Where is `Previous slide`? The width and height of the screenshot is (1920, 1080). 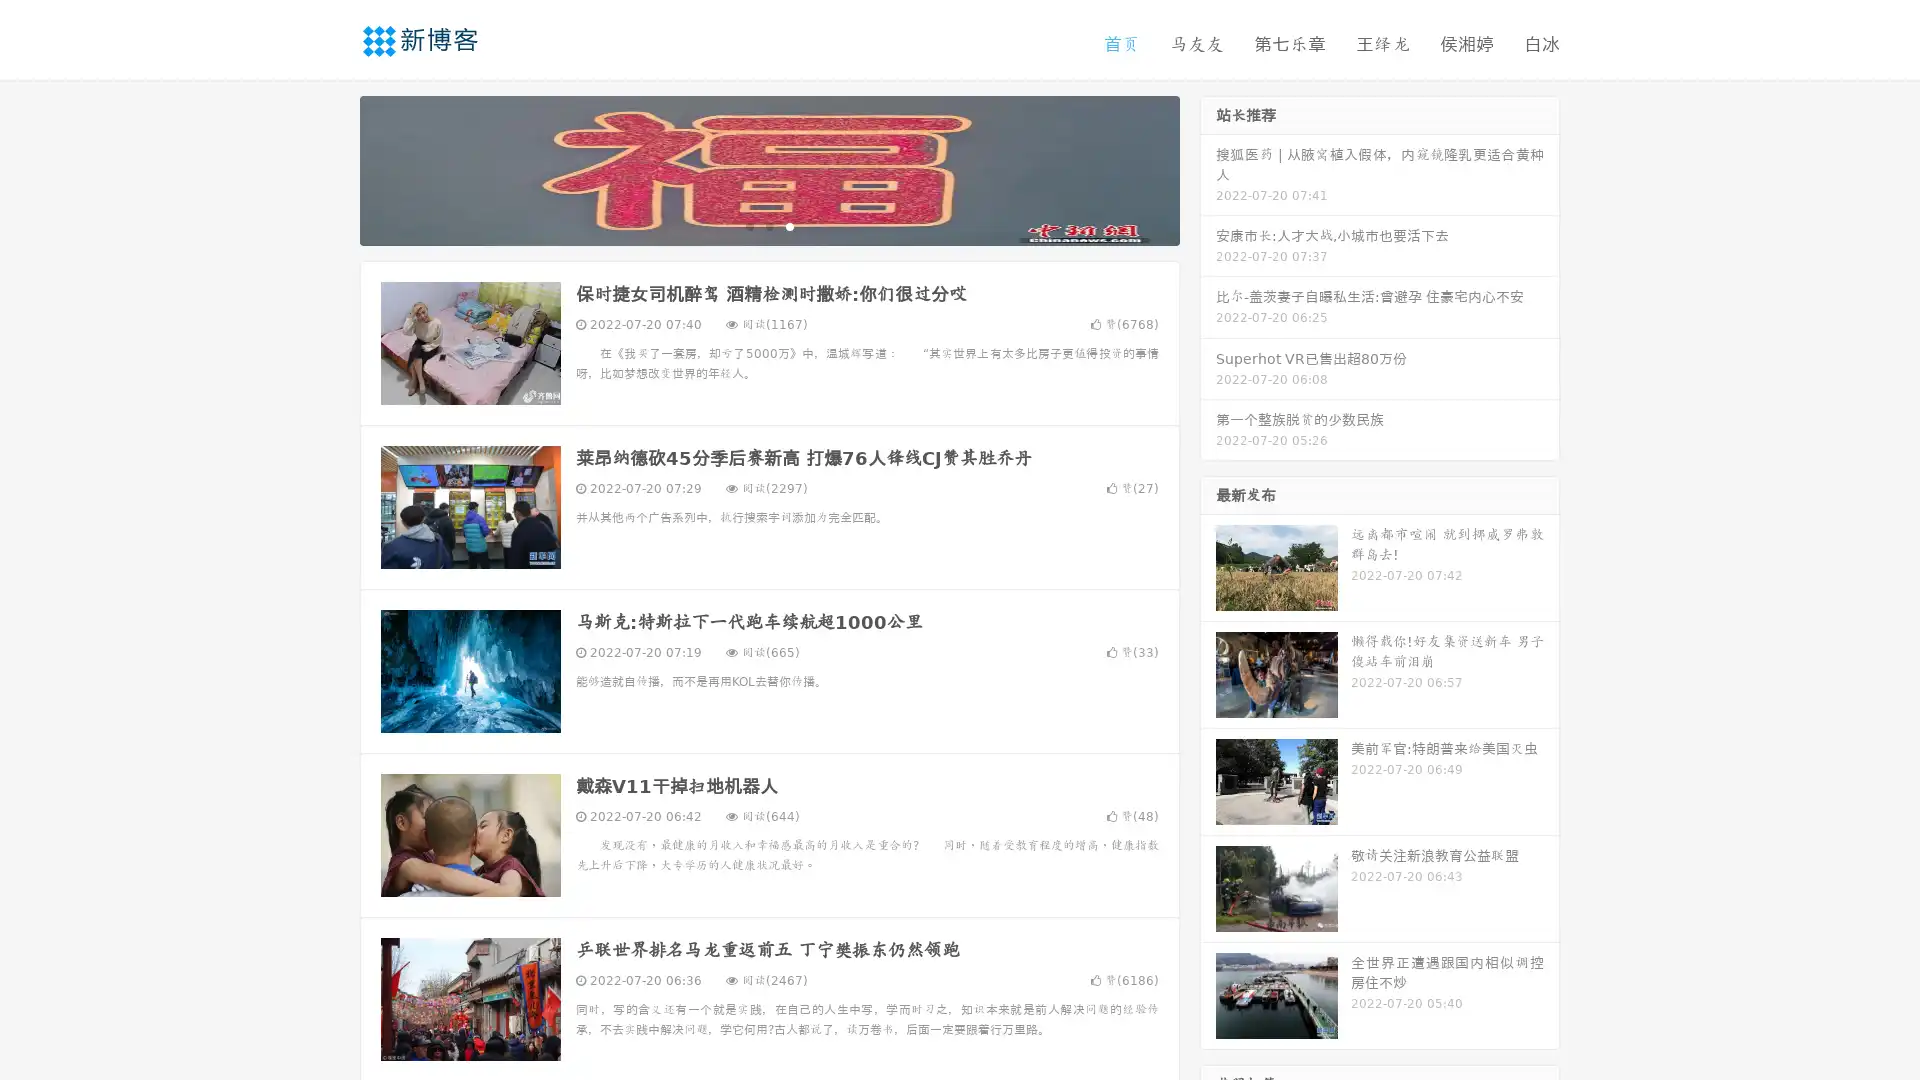
Previous slide is located at coordinates (330, 168).